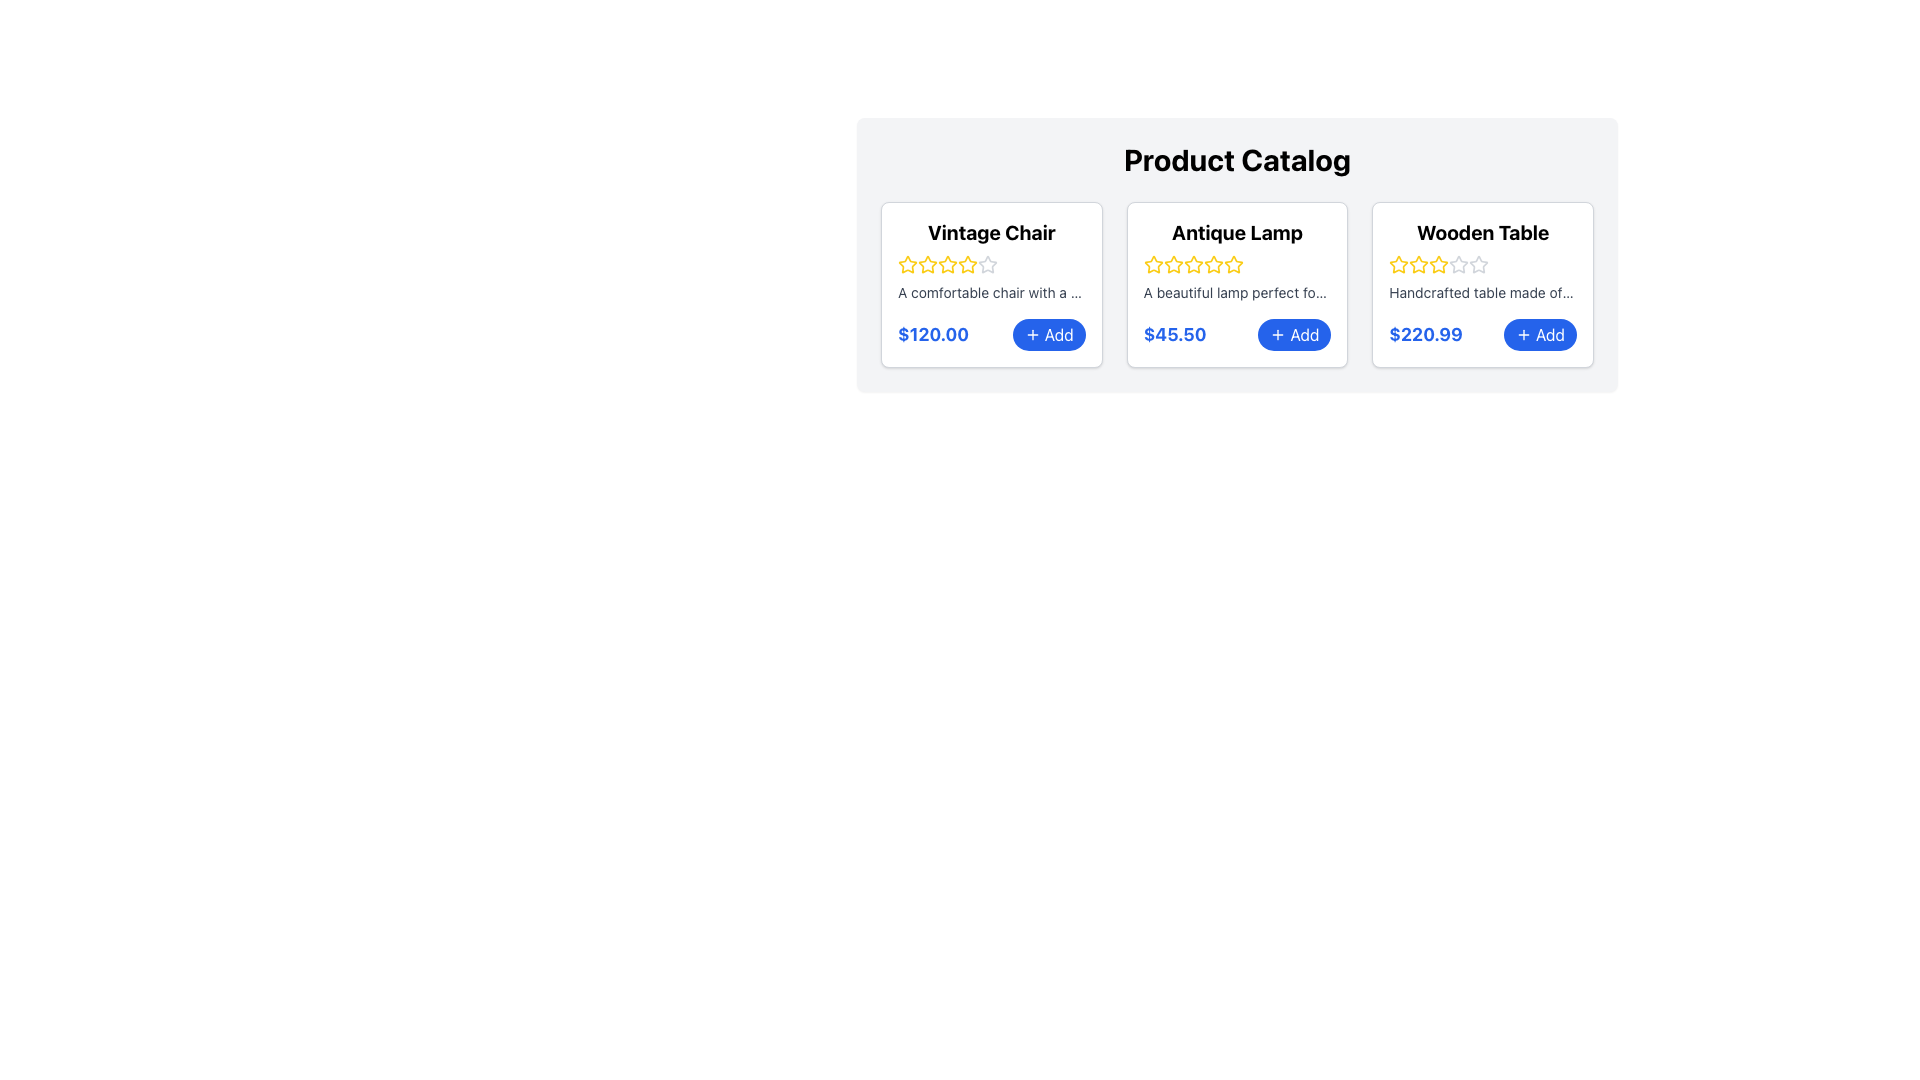 This screenshot has width=1920, height=1080. I want to click on the text label displaying 'Antique Lamp' in bold and large font within the second product card of the catalog, so click(1236, 231).